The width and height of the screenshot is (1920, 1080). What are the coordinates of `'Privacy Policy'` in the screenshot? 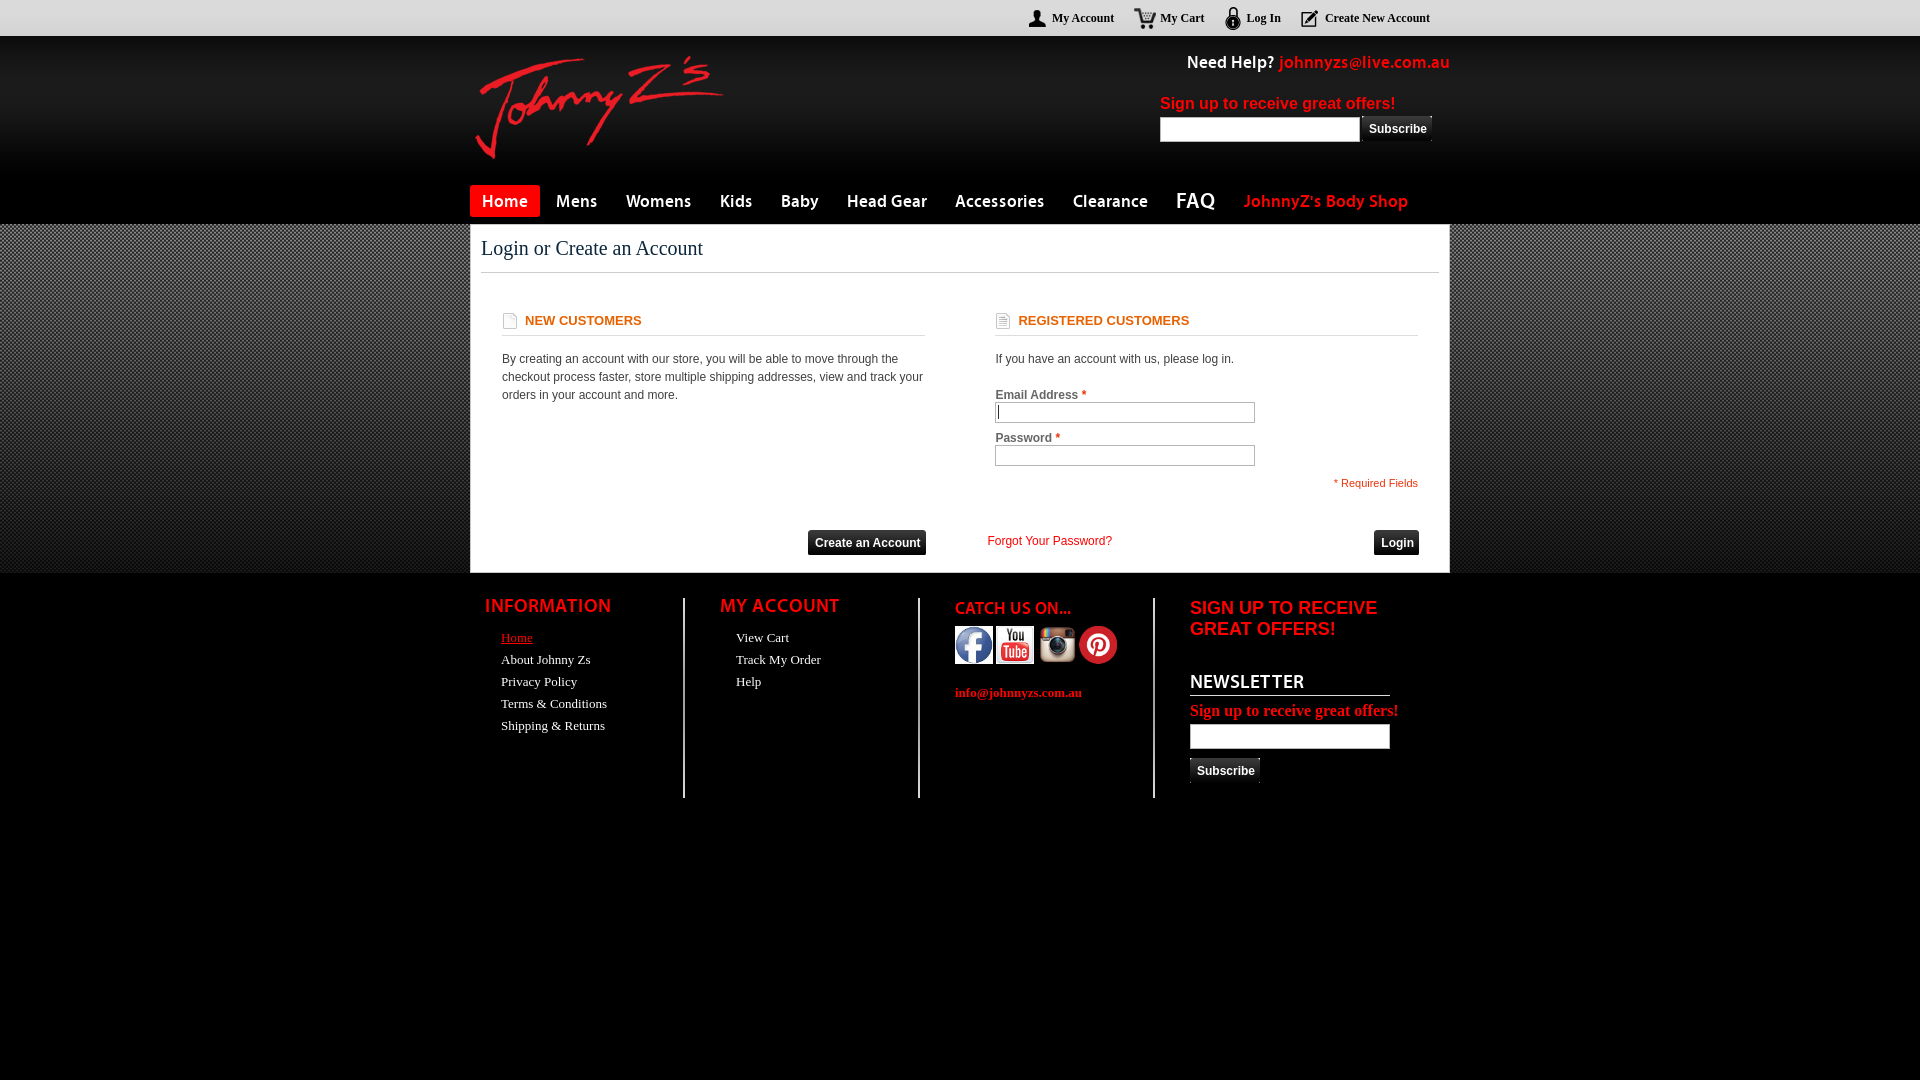 It's located at (531, 680).